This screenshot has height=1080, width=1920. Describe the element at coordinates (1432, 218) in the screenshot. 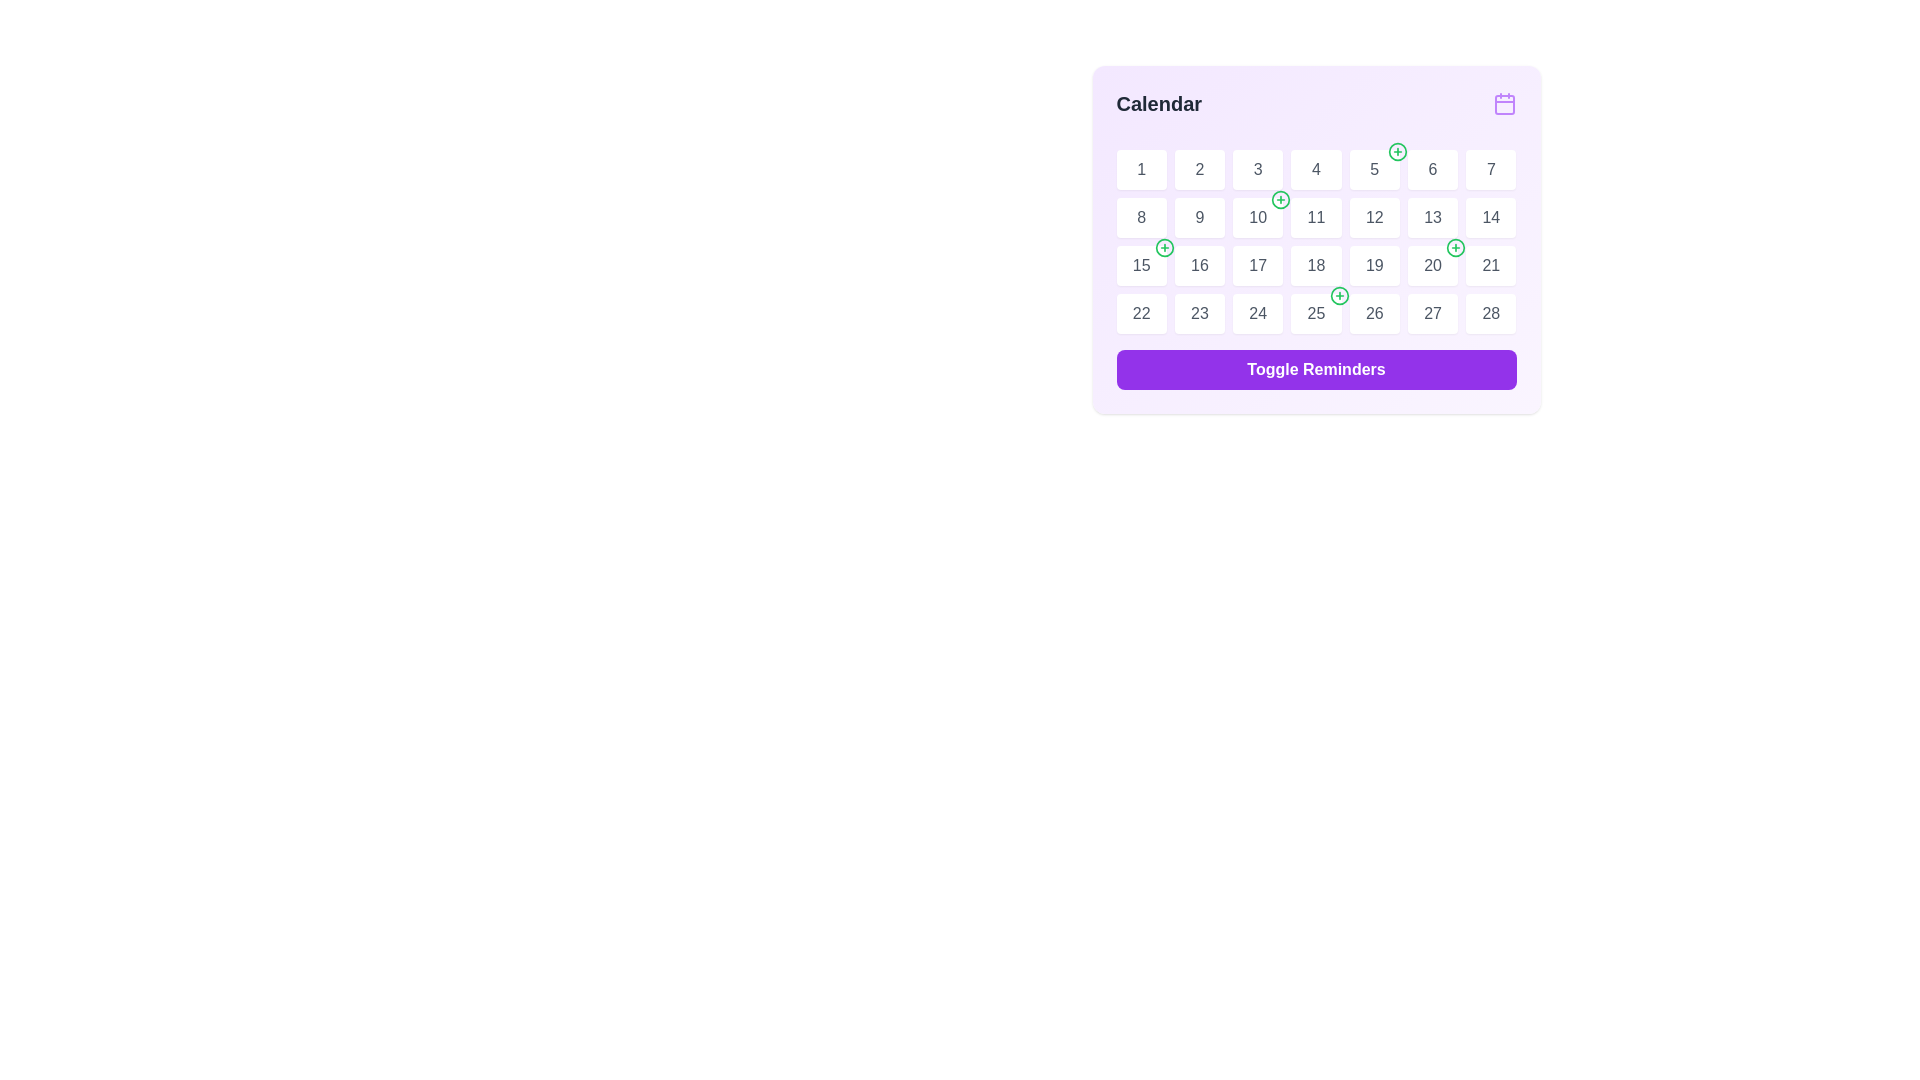

I see `the Calendar day cell containing the number '13', which is a white square with a lightly rounded border and shadow effect, located in the second row, third column of the calendar grid` at that location.